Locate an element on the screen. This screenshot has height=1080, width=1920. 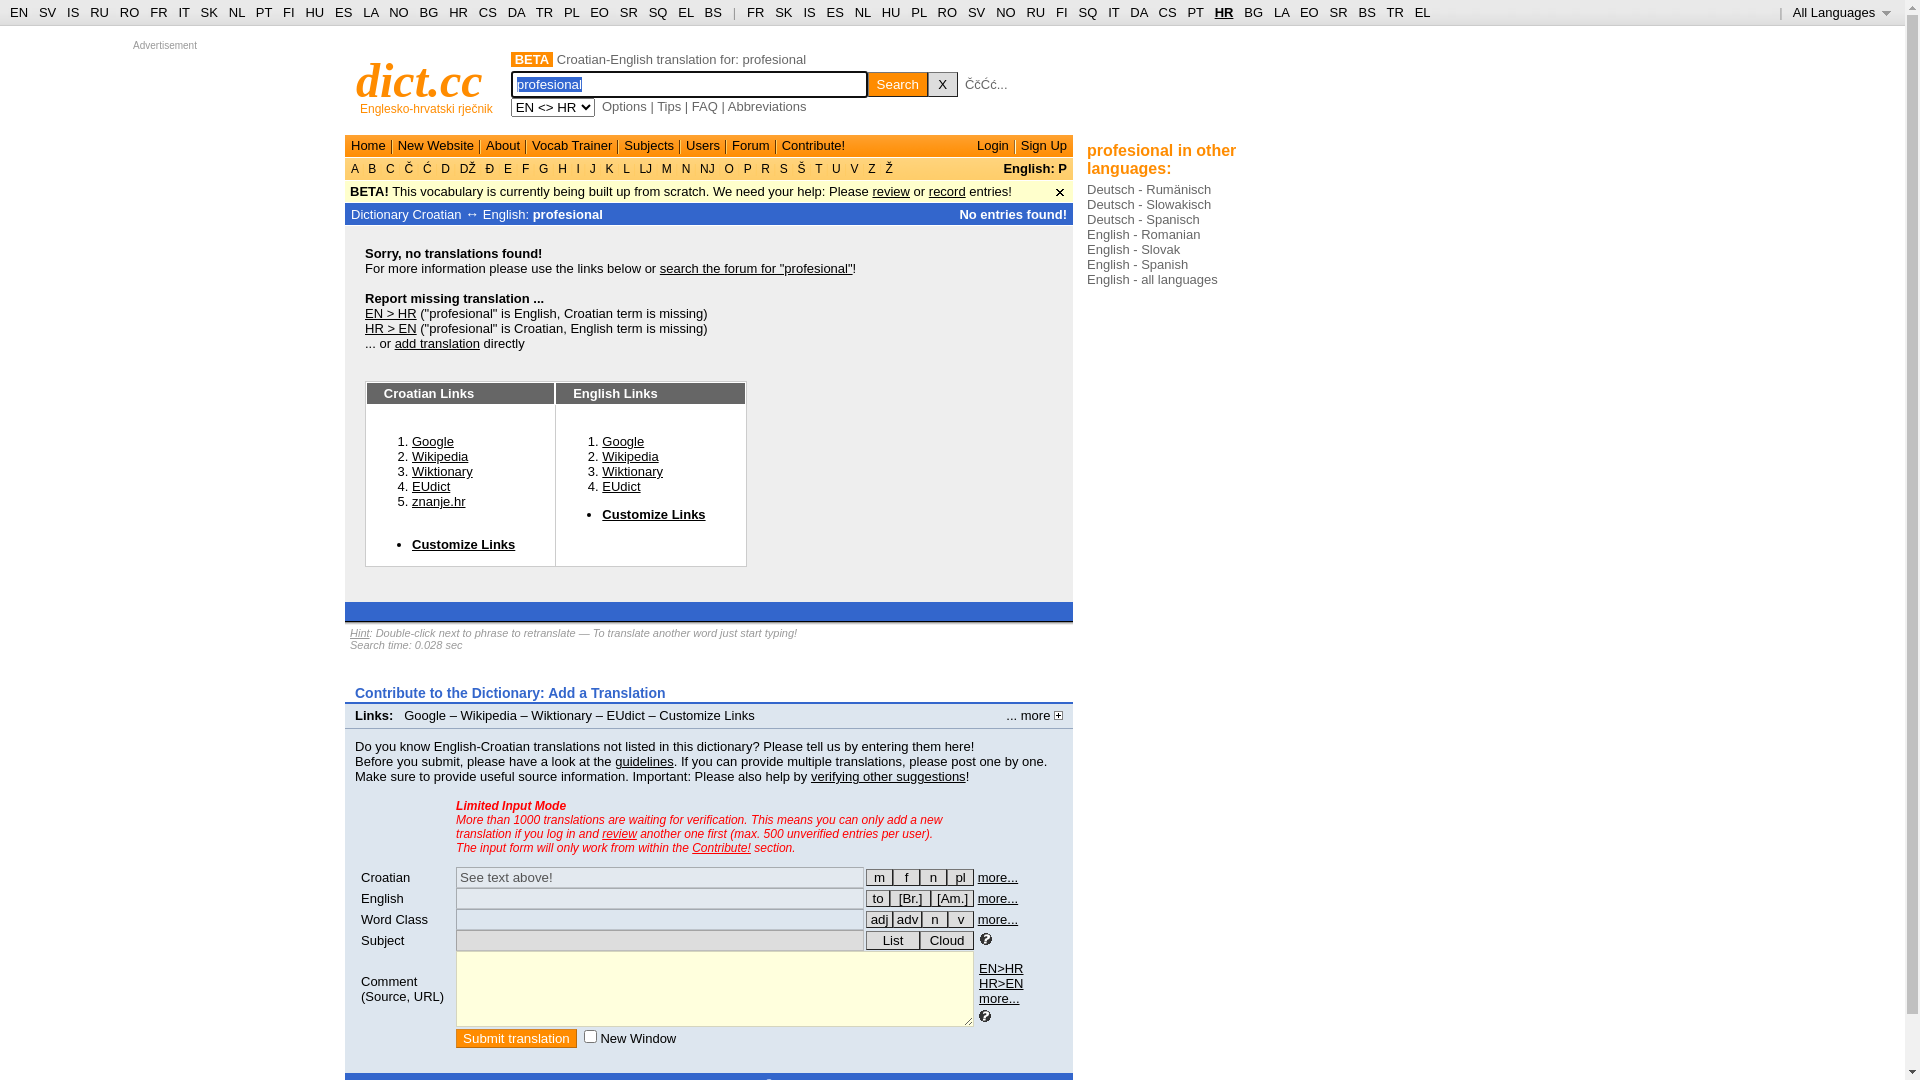
'S' is located at coordinates (775, 168).